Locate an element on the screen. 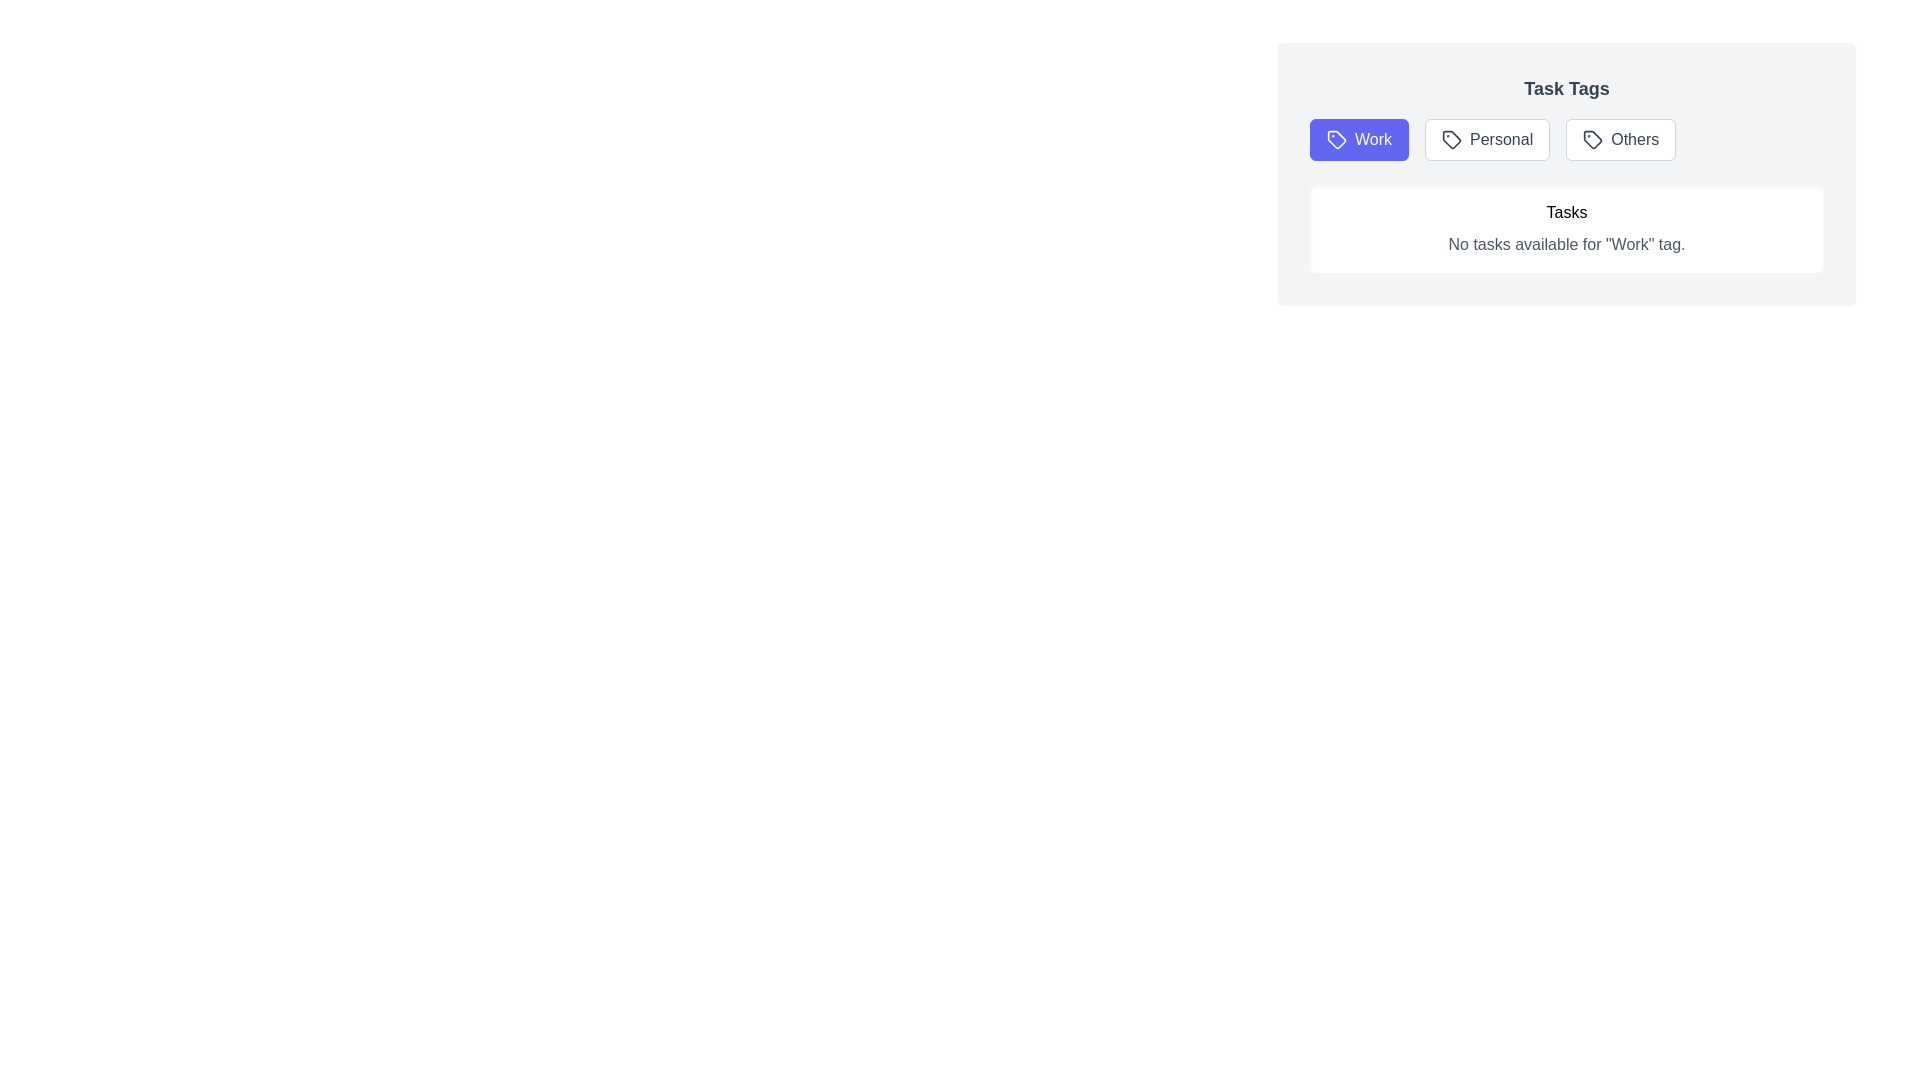 The image size is (1920, 1080). the icon representing the 'Personal' category of tasks is located at coordinates (1452, 138).